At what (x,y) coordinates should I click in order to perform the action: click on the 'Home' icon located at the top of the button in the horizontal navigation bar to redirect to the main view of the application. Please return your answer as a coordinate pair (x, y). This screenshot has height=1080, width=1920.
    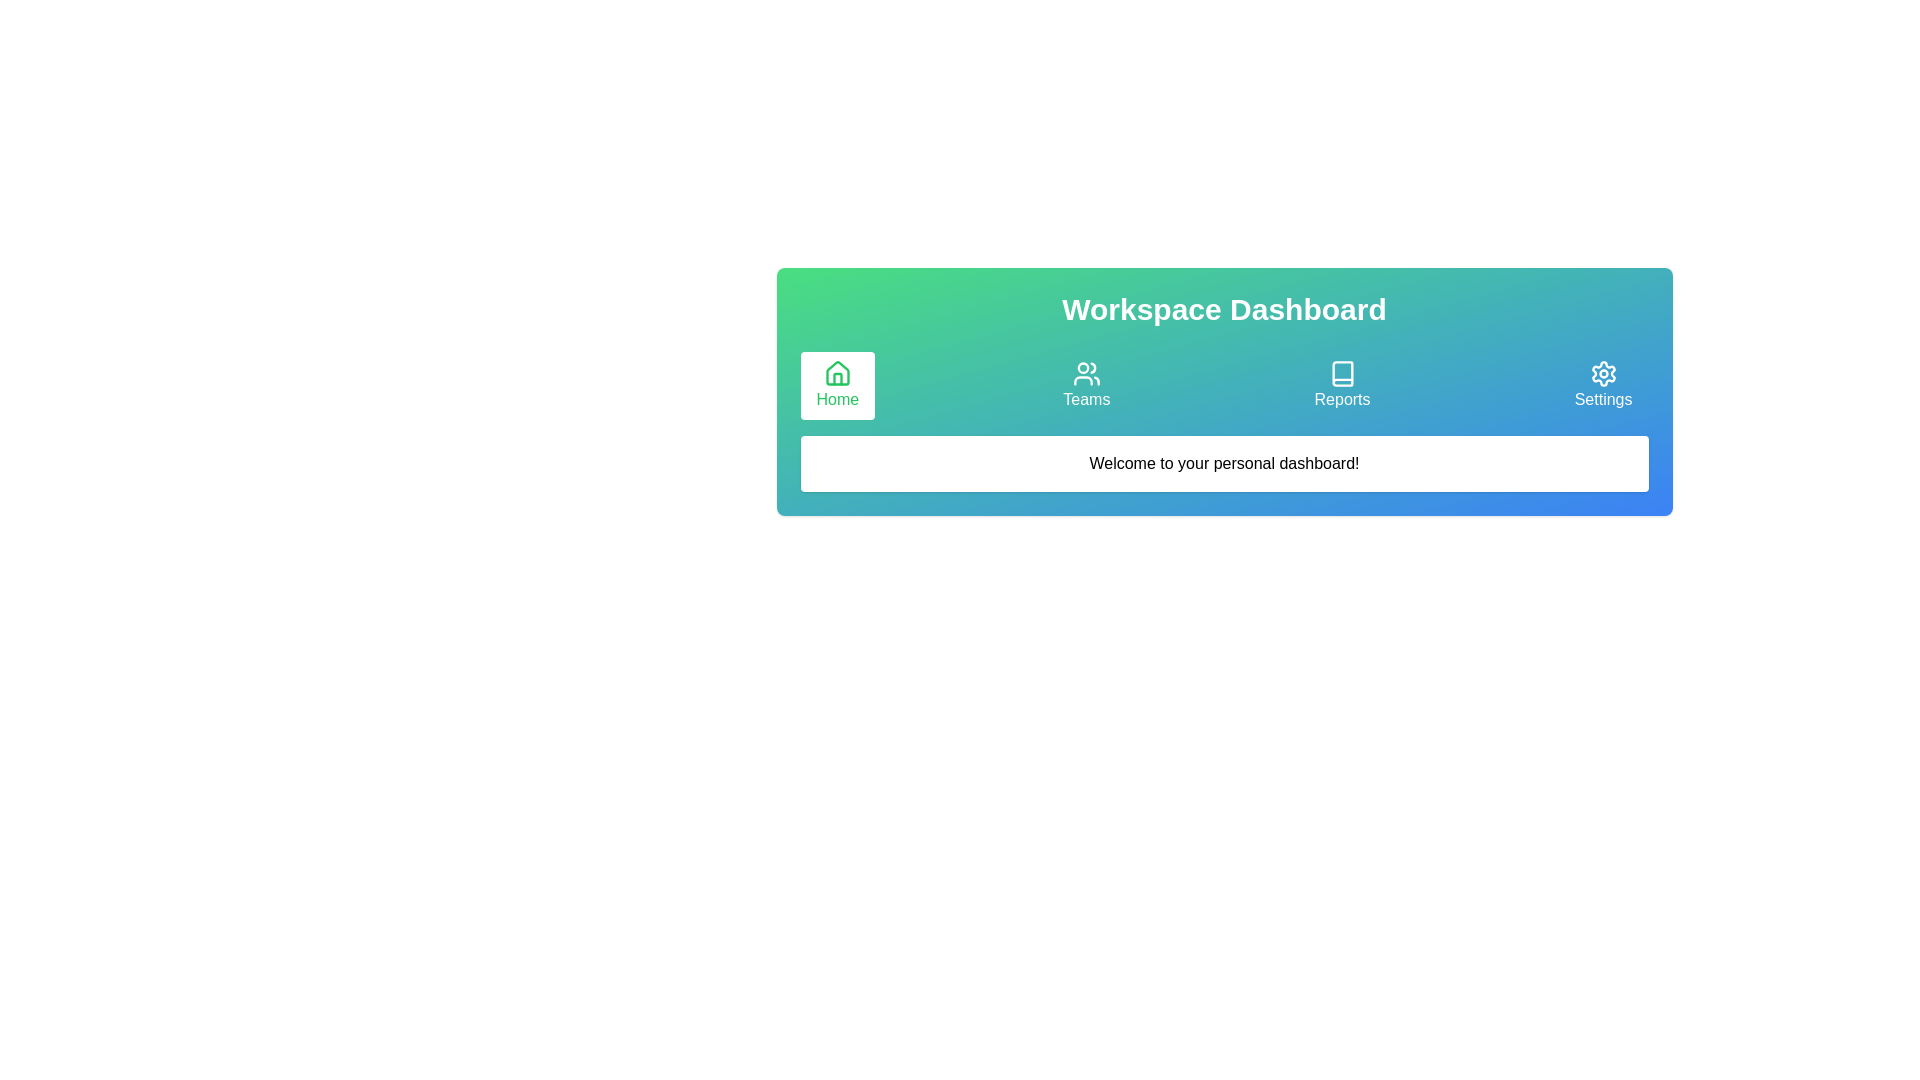
    Looking at the image, I should click on (837, 374).